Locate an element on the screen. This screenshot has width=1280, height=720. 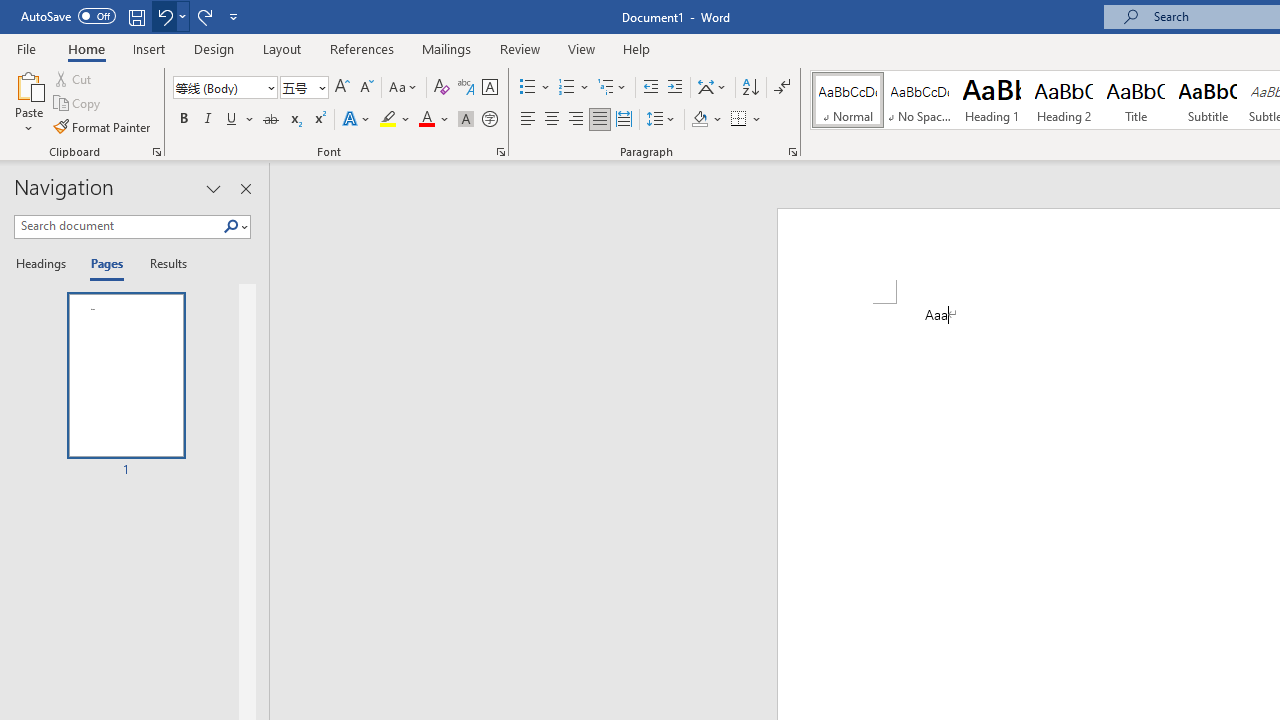
'System' is located at coordinates (10, 11).